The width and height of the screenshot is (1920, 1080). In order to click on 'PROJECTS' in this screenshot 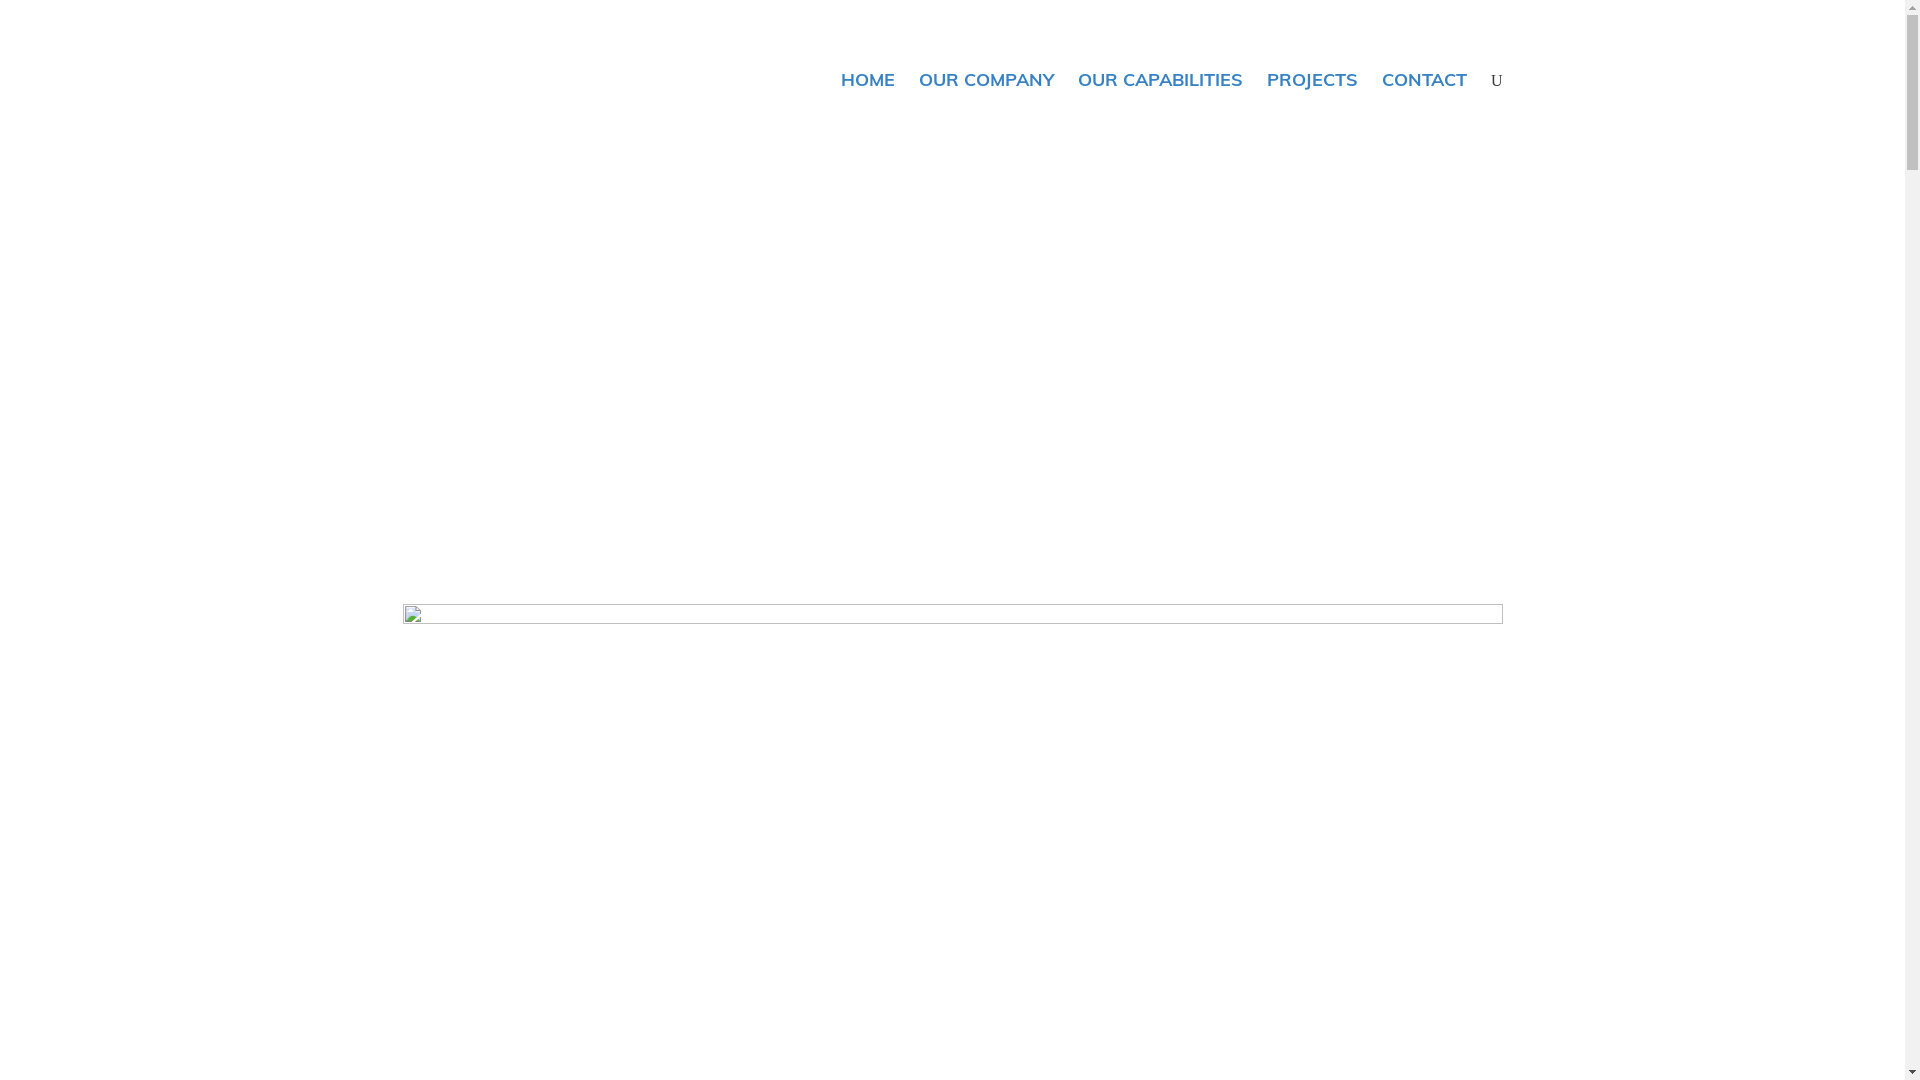, I will do `click(1312, 79)`.